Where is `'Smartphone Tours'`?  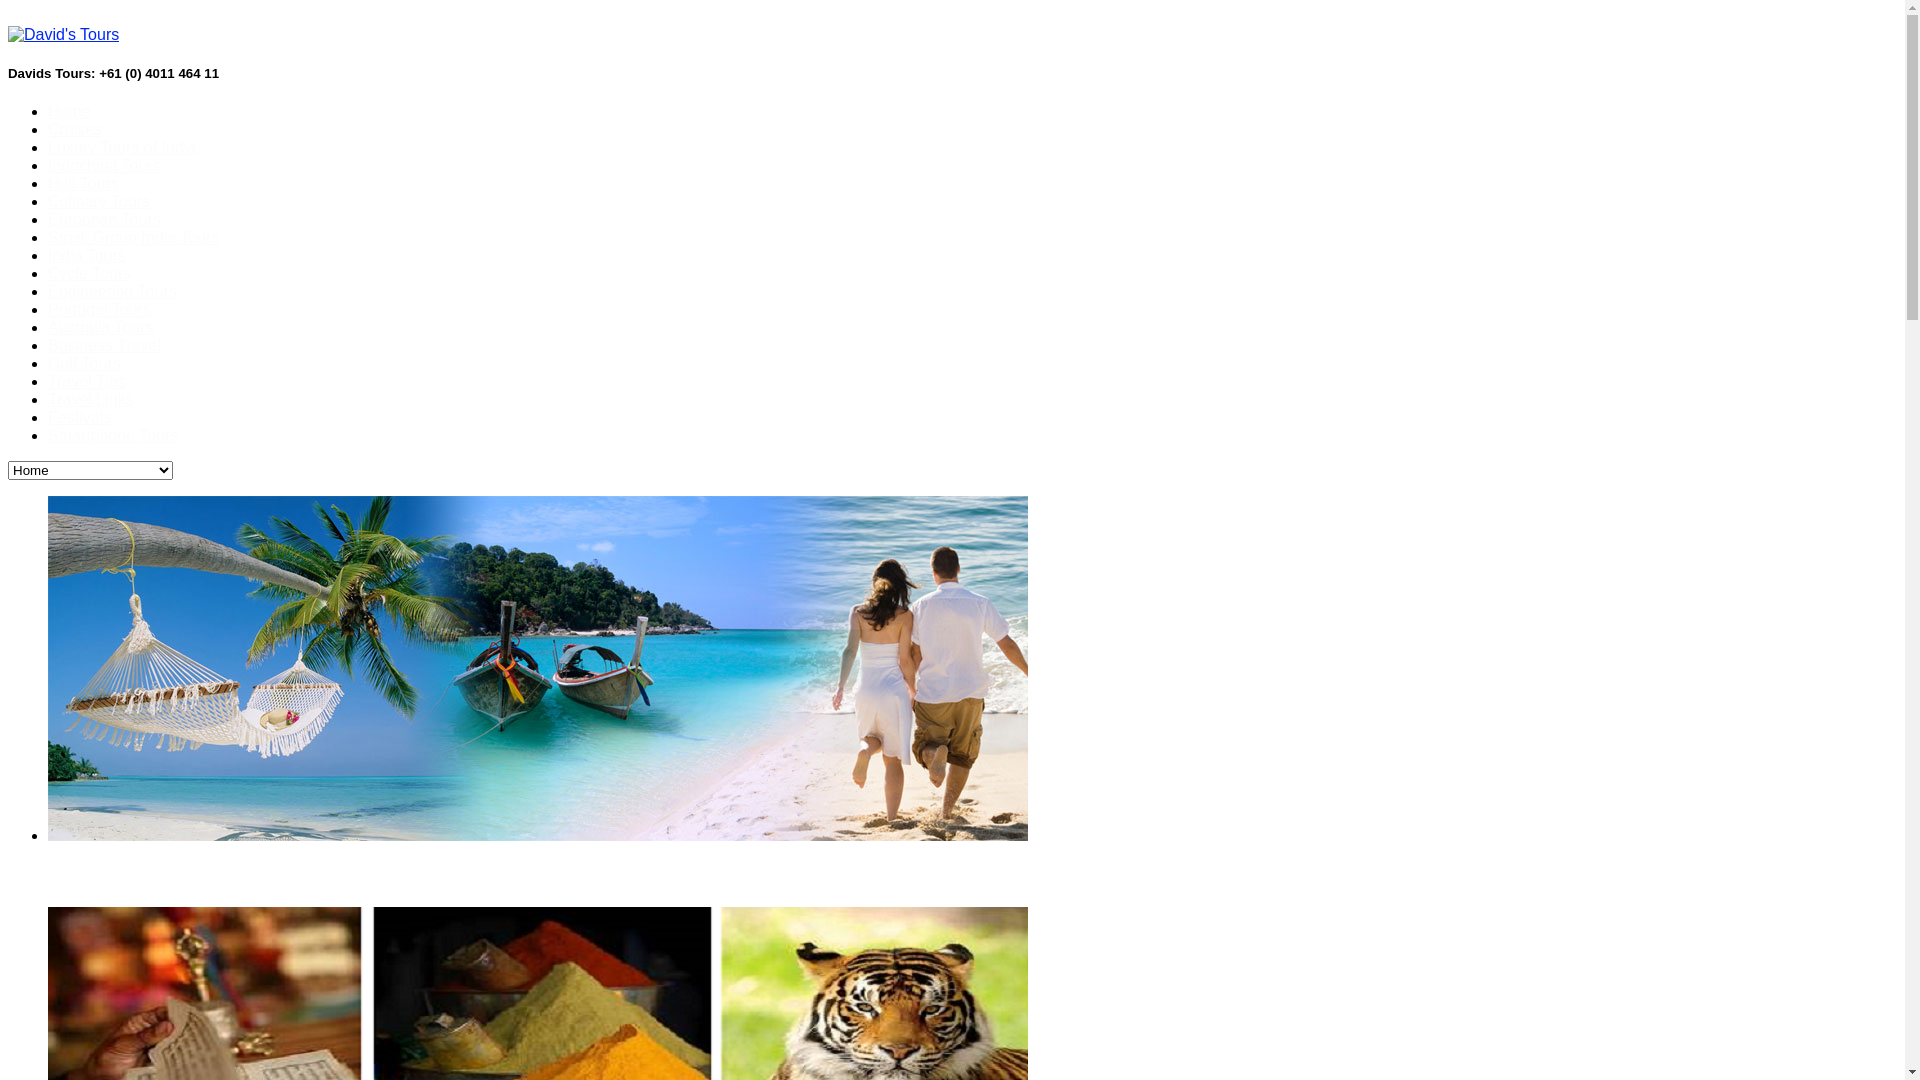
'Smartphone Tours' is located at coordinates (112, 434).